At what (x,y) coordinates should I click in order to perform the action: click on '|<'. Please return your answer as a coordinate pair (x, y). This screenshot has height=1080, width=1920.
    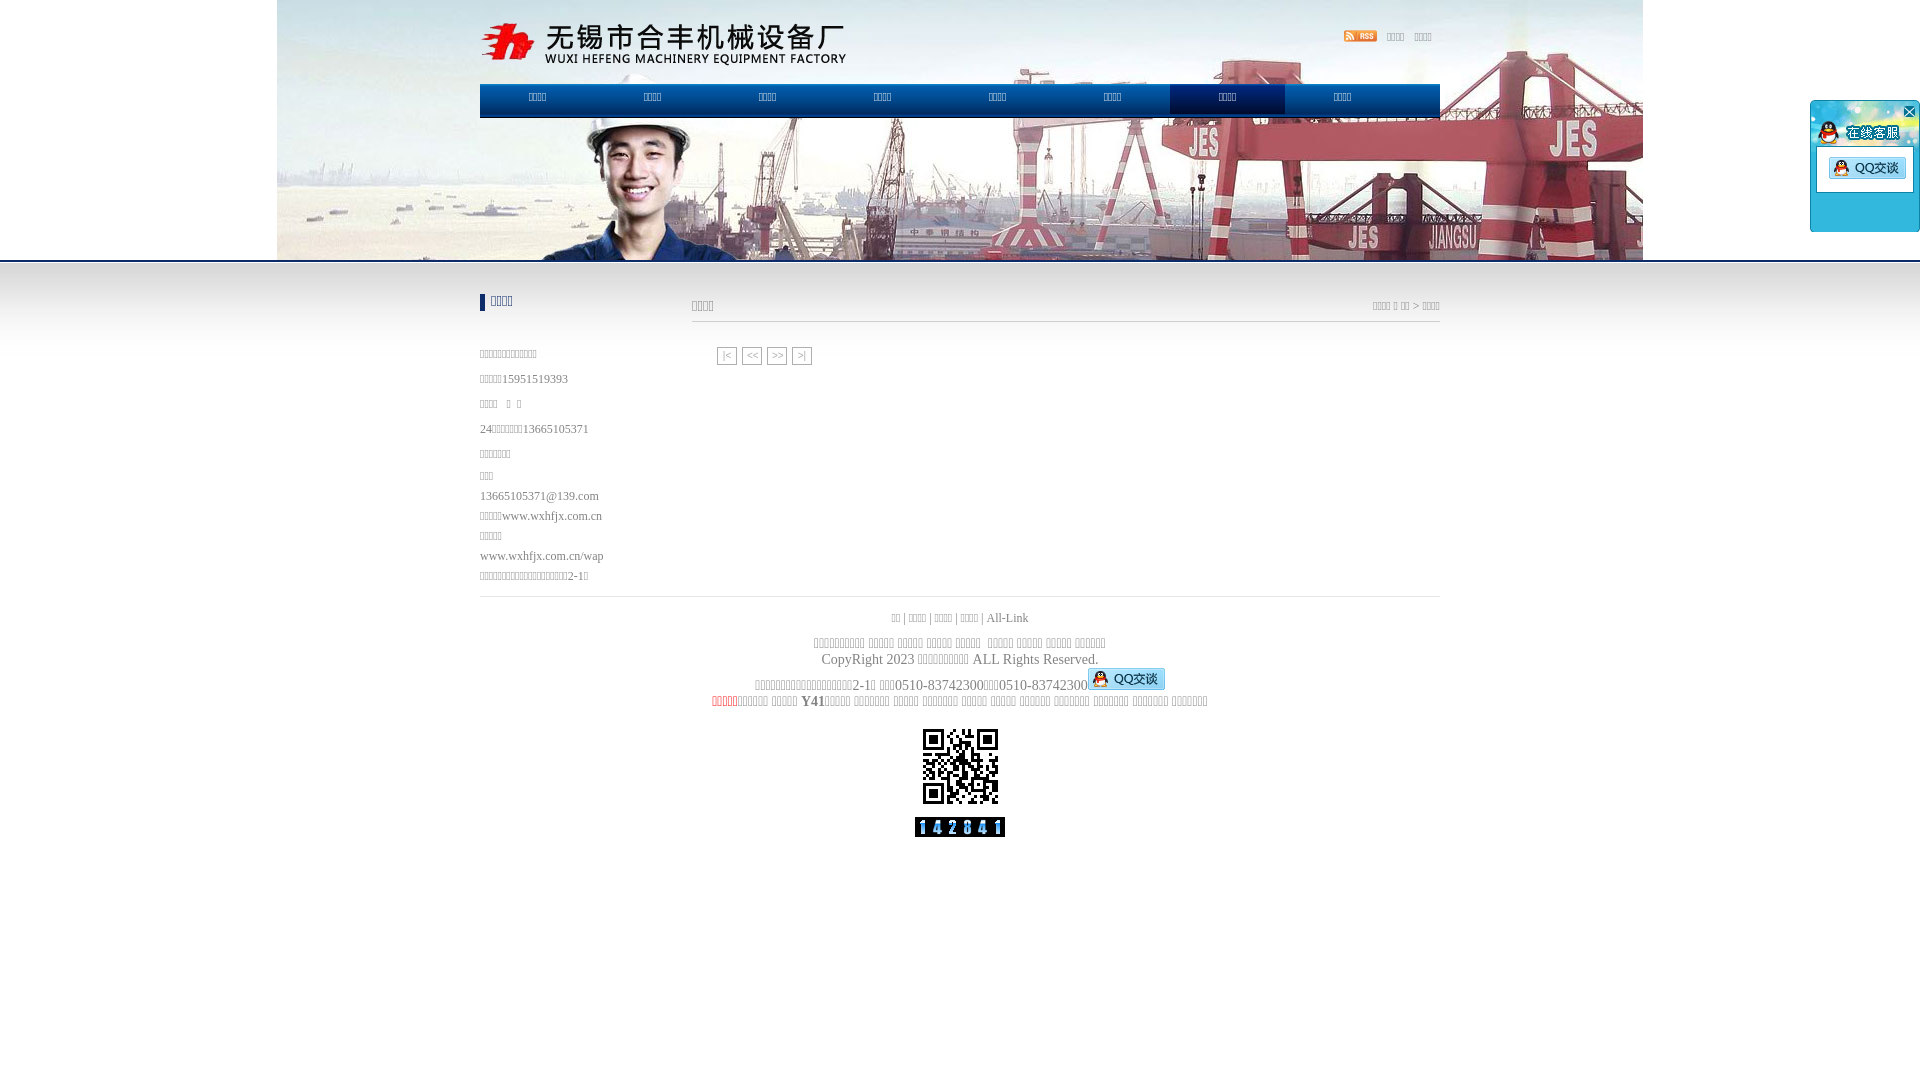
    Looking at the image, I should click on (725, 354).